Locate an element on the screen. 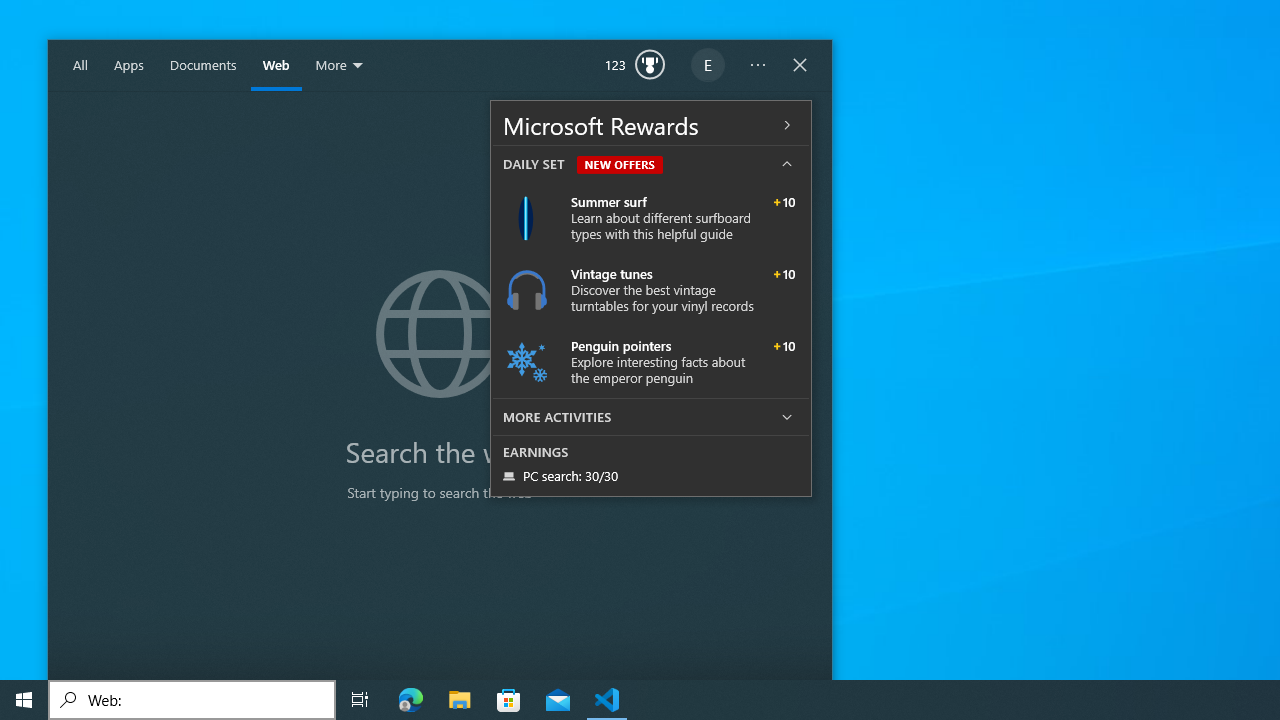  'DAILY SET NEW OFFERS' is located at coordinates (650, 163).